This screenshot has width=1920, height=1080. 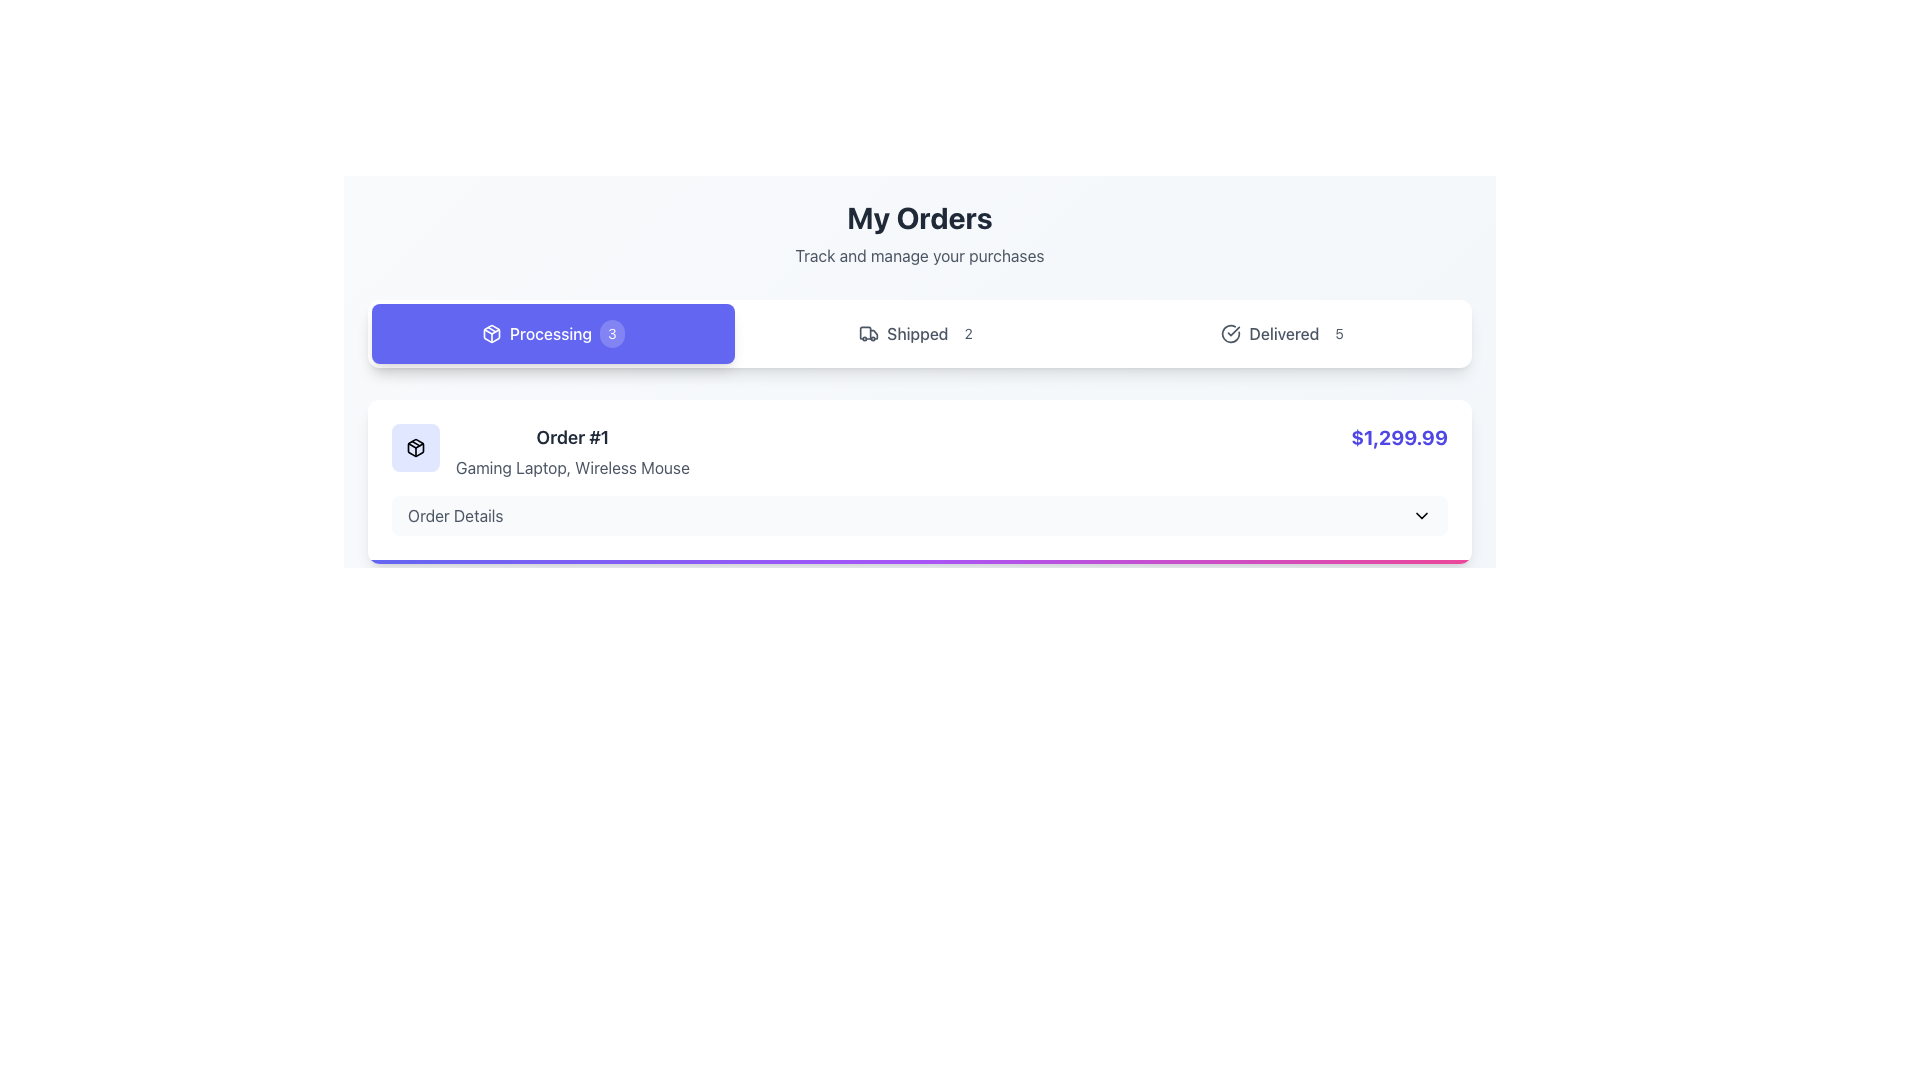 What do you see at coordinates (869, 333) in the screenshot?
I see `the 'Shipped' icon located in the middle button of the horizontal menu, positioned to the left of the text 'Shipped'` at bounding box center [869, 333].